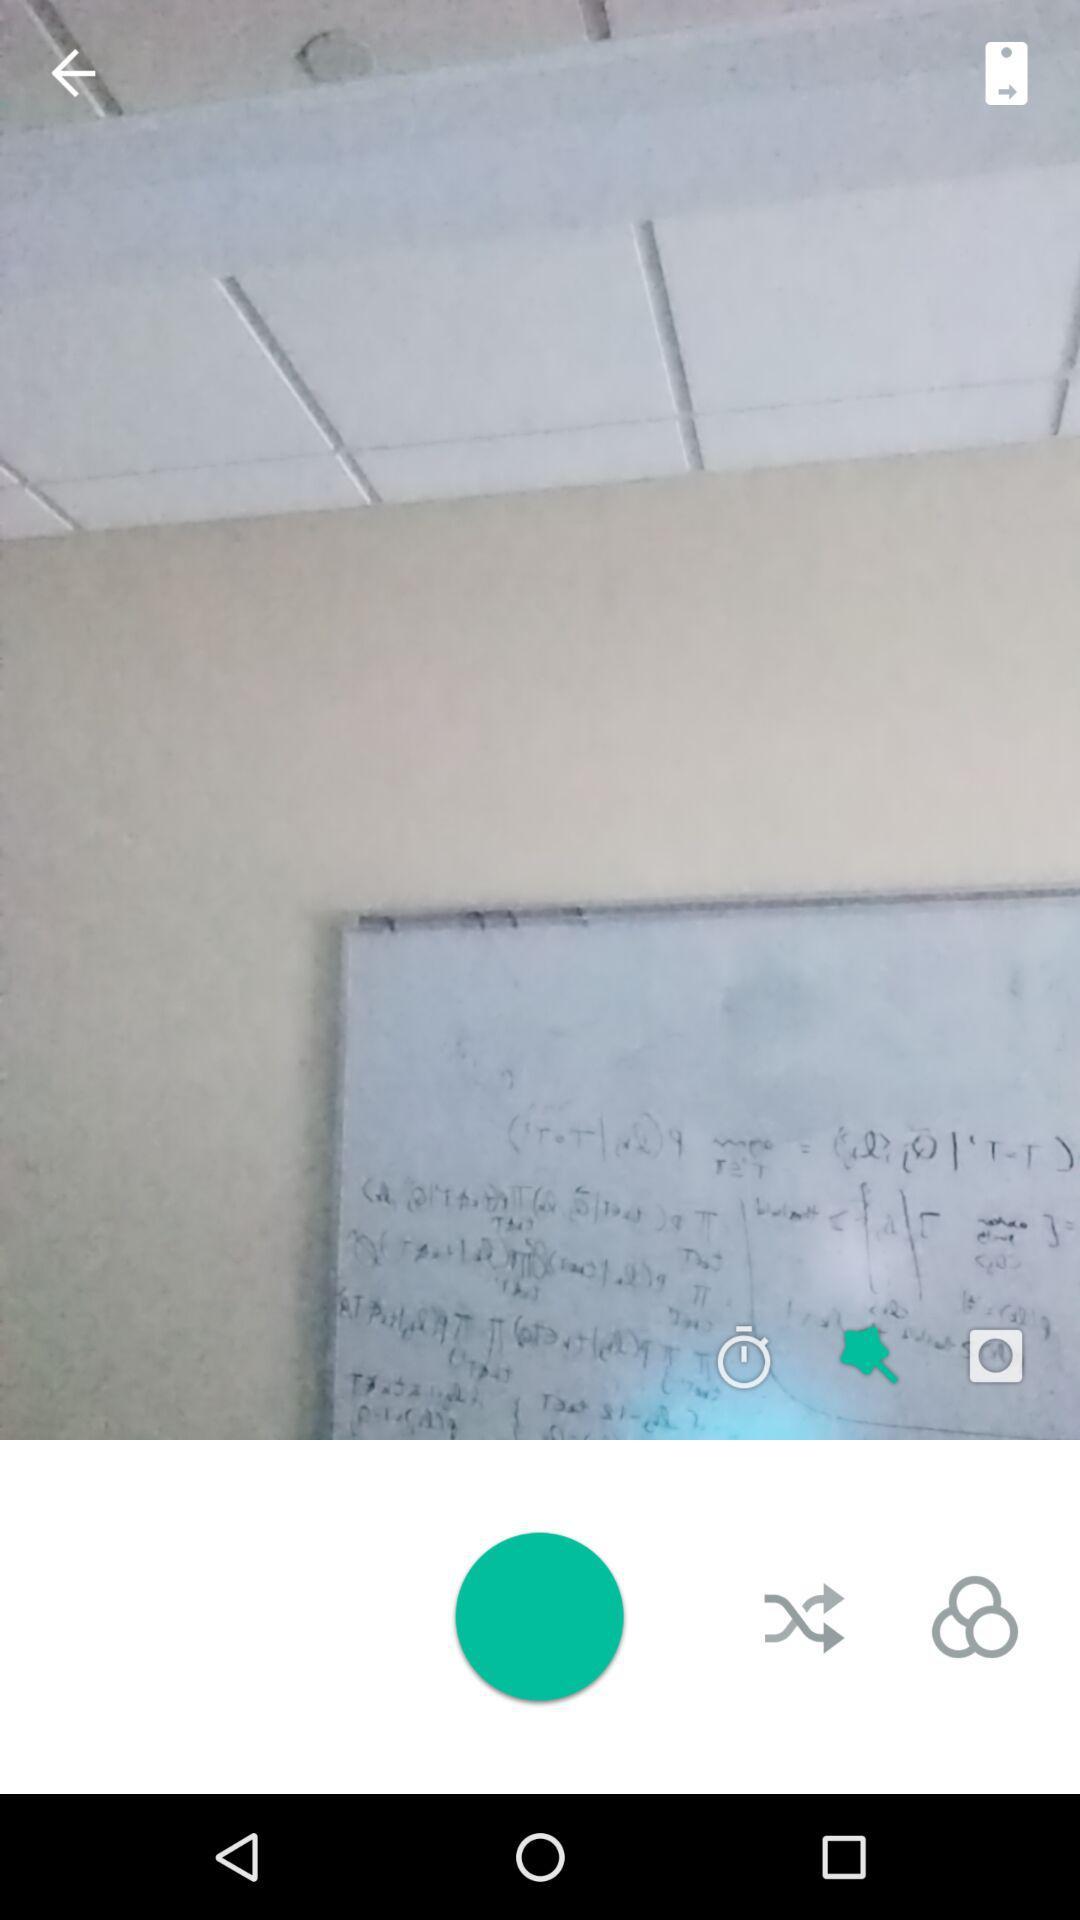 The height and width of the screenshot is (1920, 1080). I want to click on switch camera, so click(1006, 73).